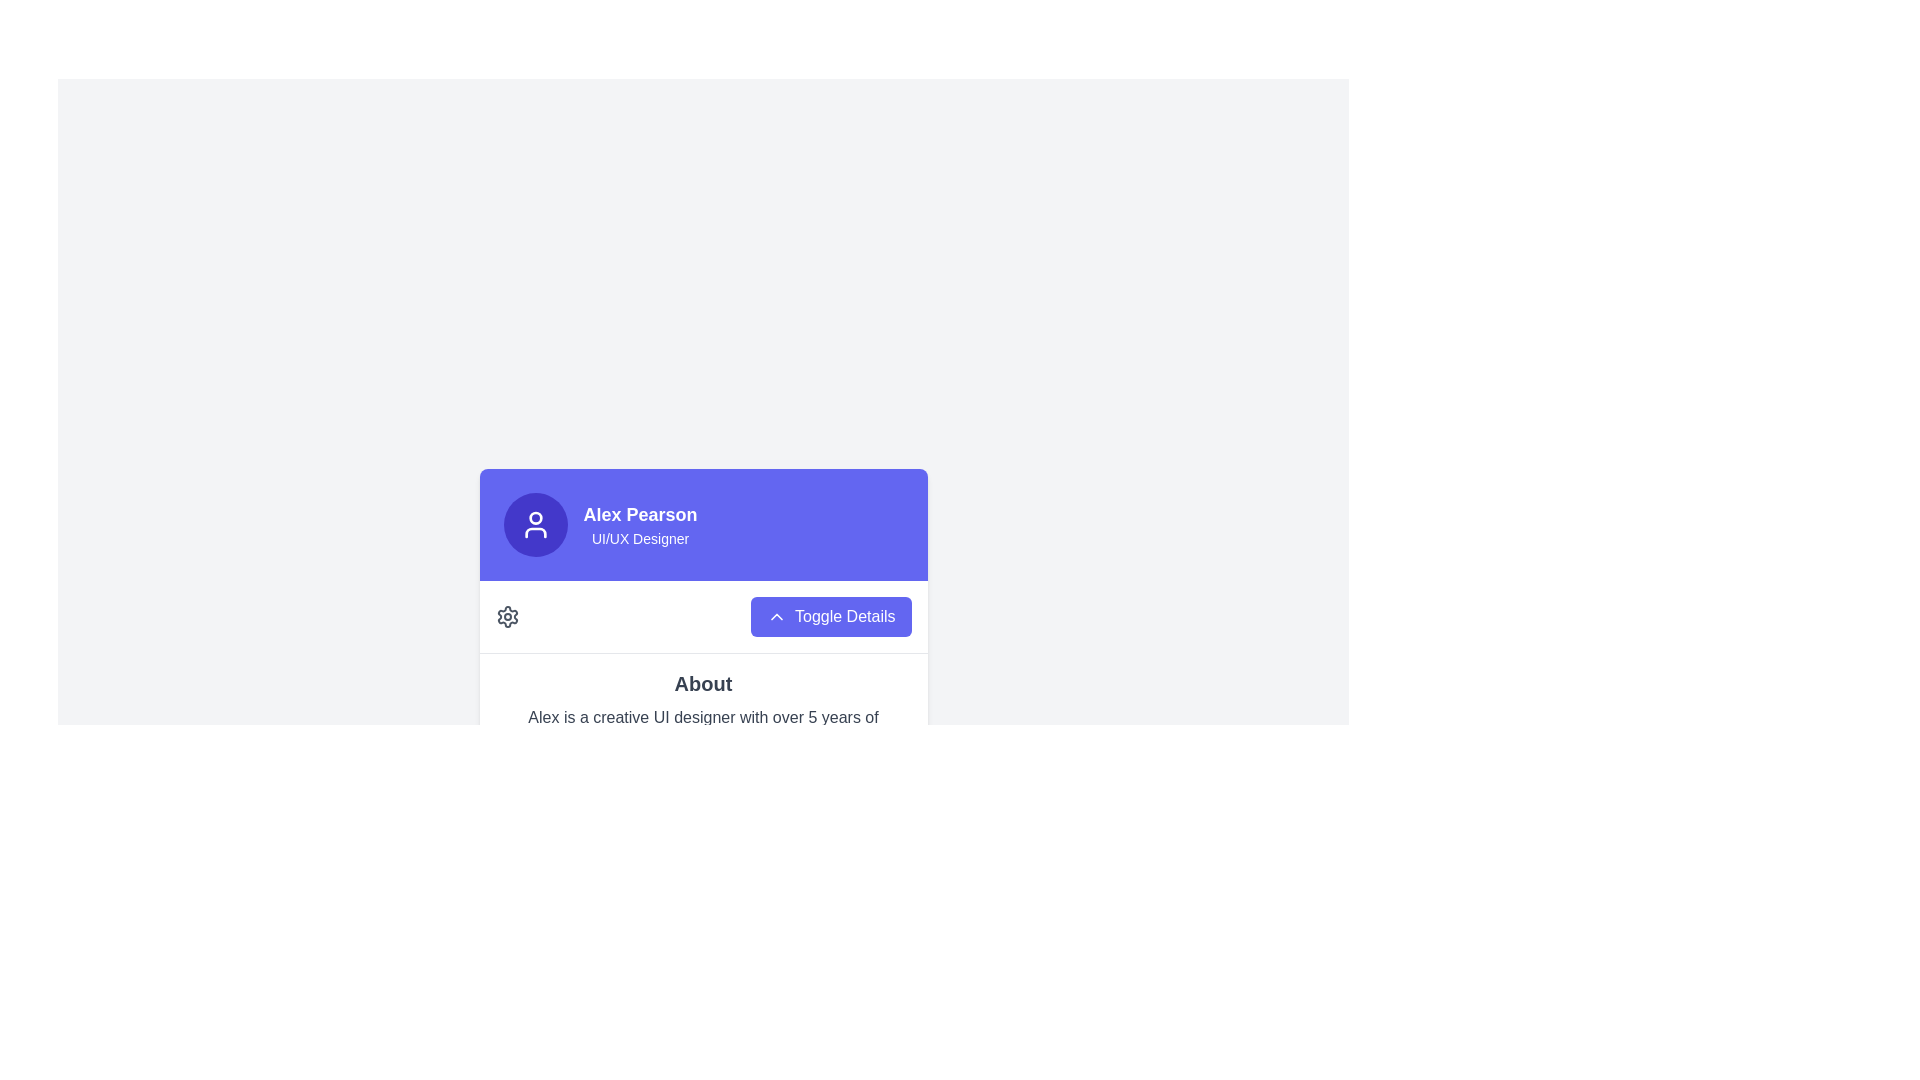  What do you see at coordinates (640, 537) in the screenshot?
I see `the text label displaying 'UI/UX Designer', which is positioned below the name 'Alex Pearson' in the profile card` at bounding box center [640, 537].